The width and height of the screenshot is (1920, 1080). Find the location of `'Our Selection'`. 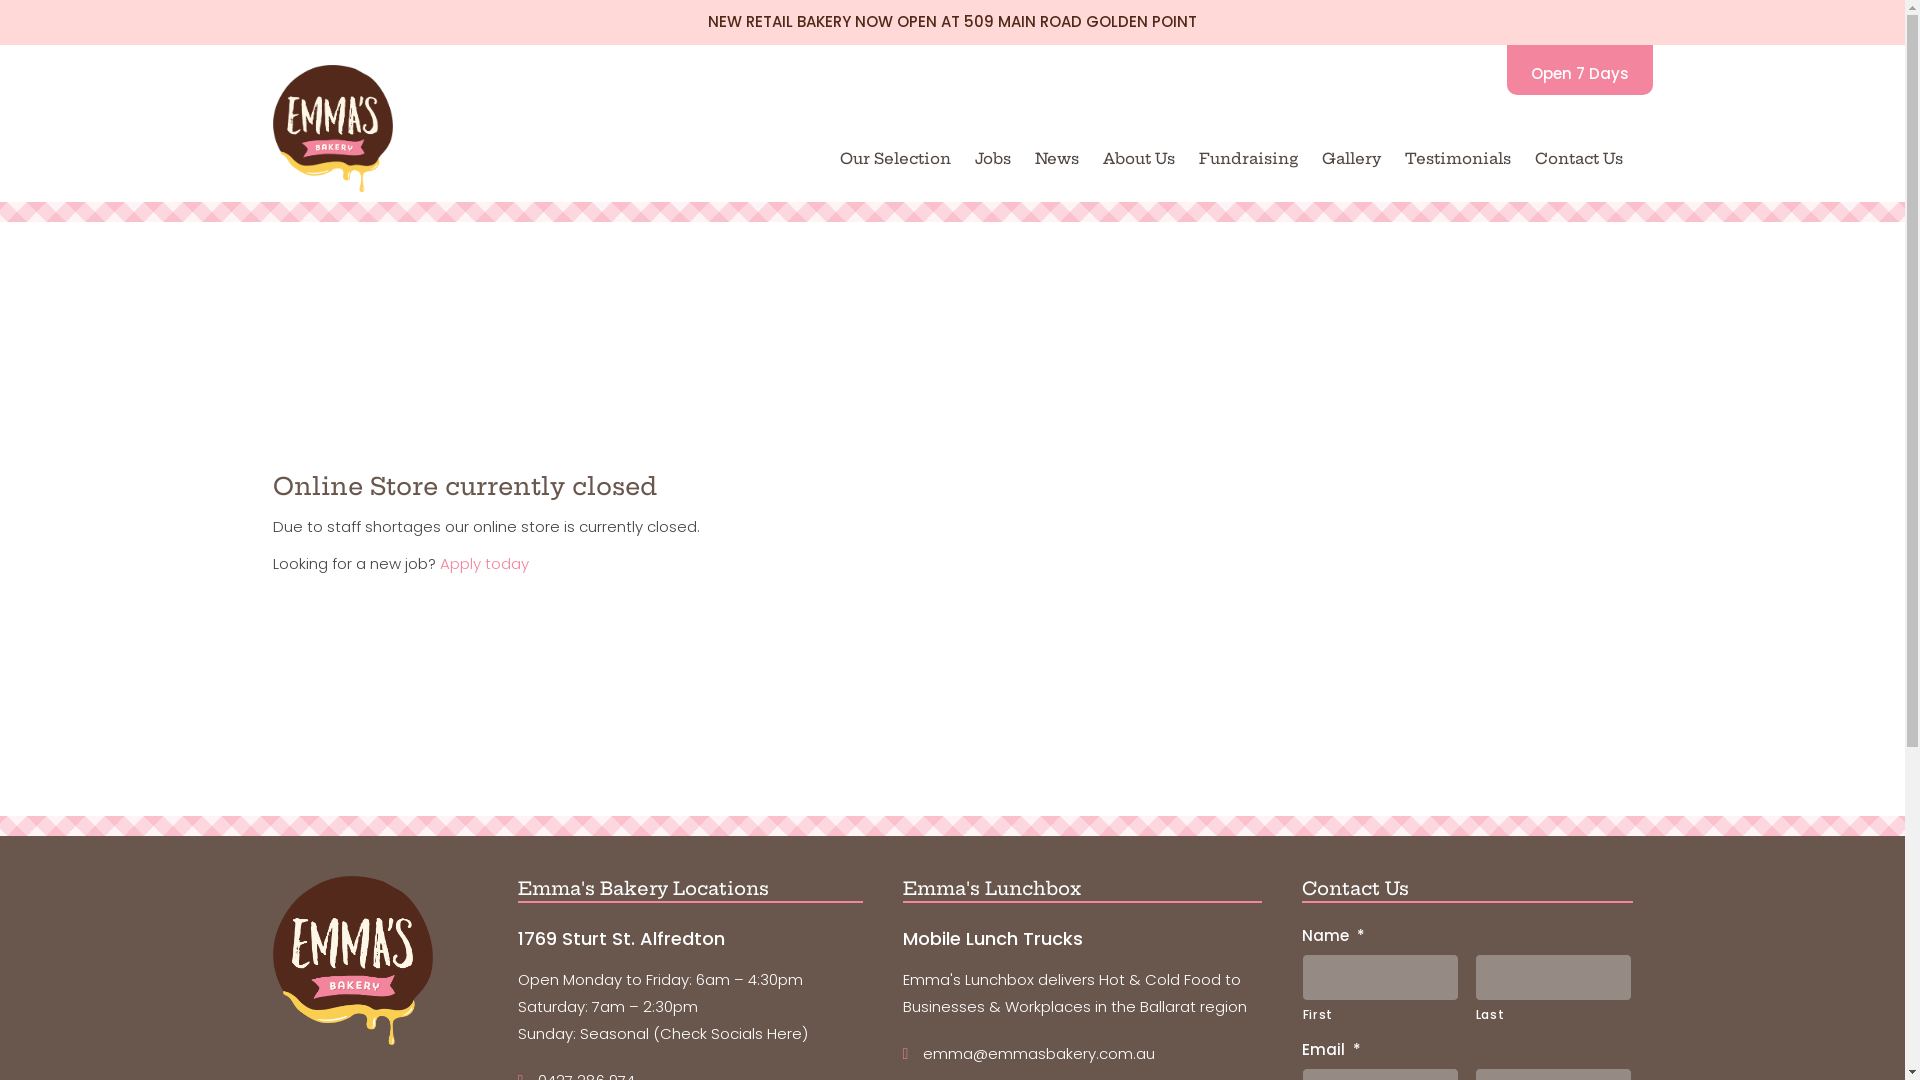

'Our Selection' is located at coordinates (894, 157).